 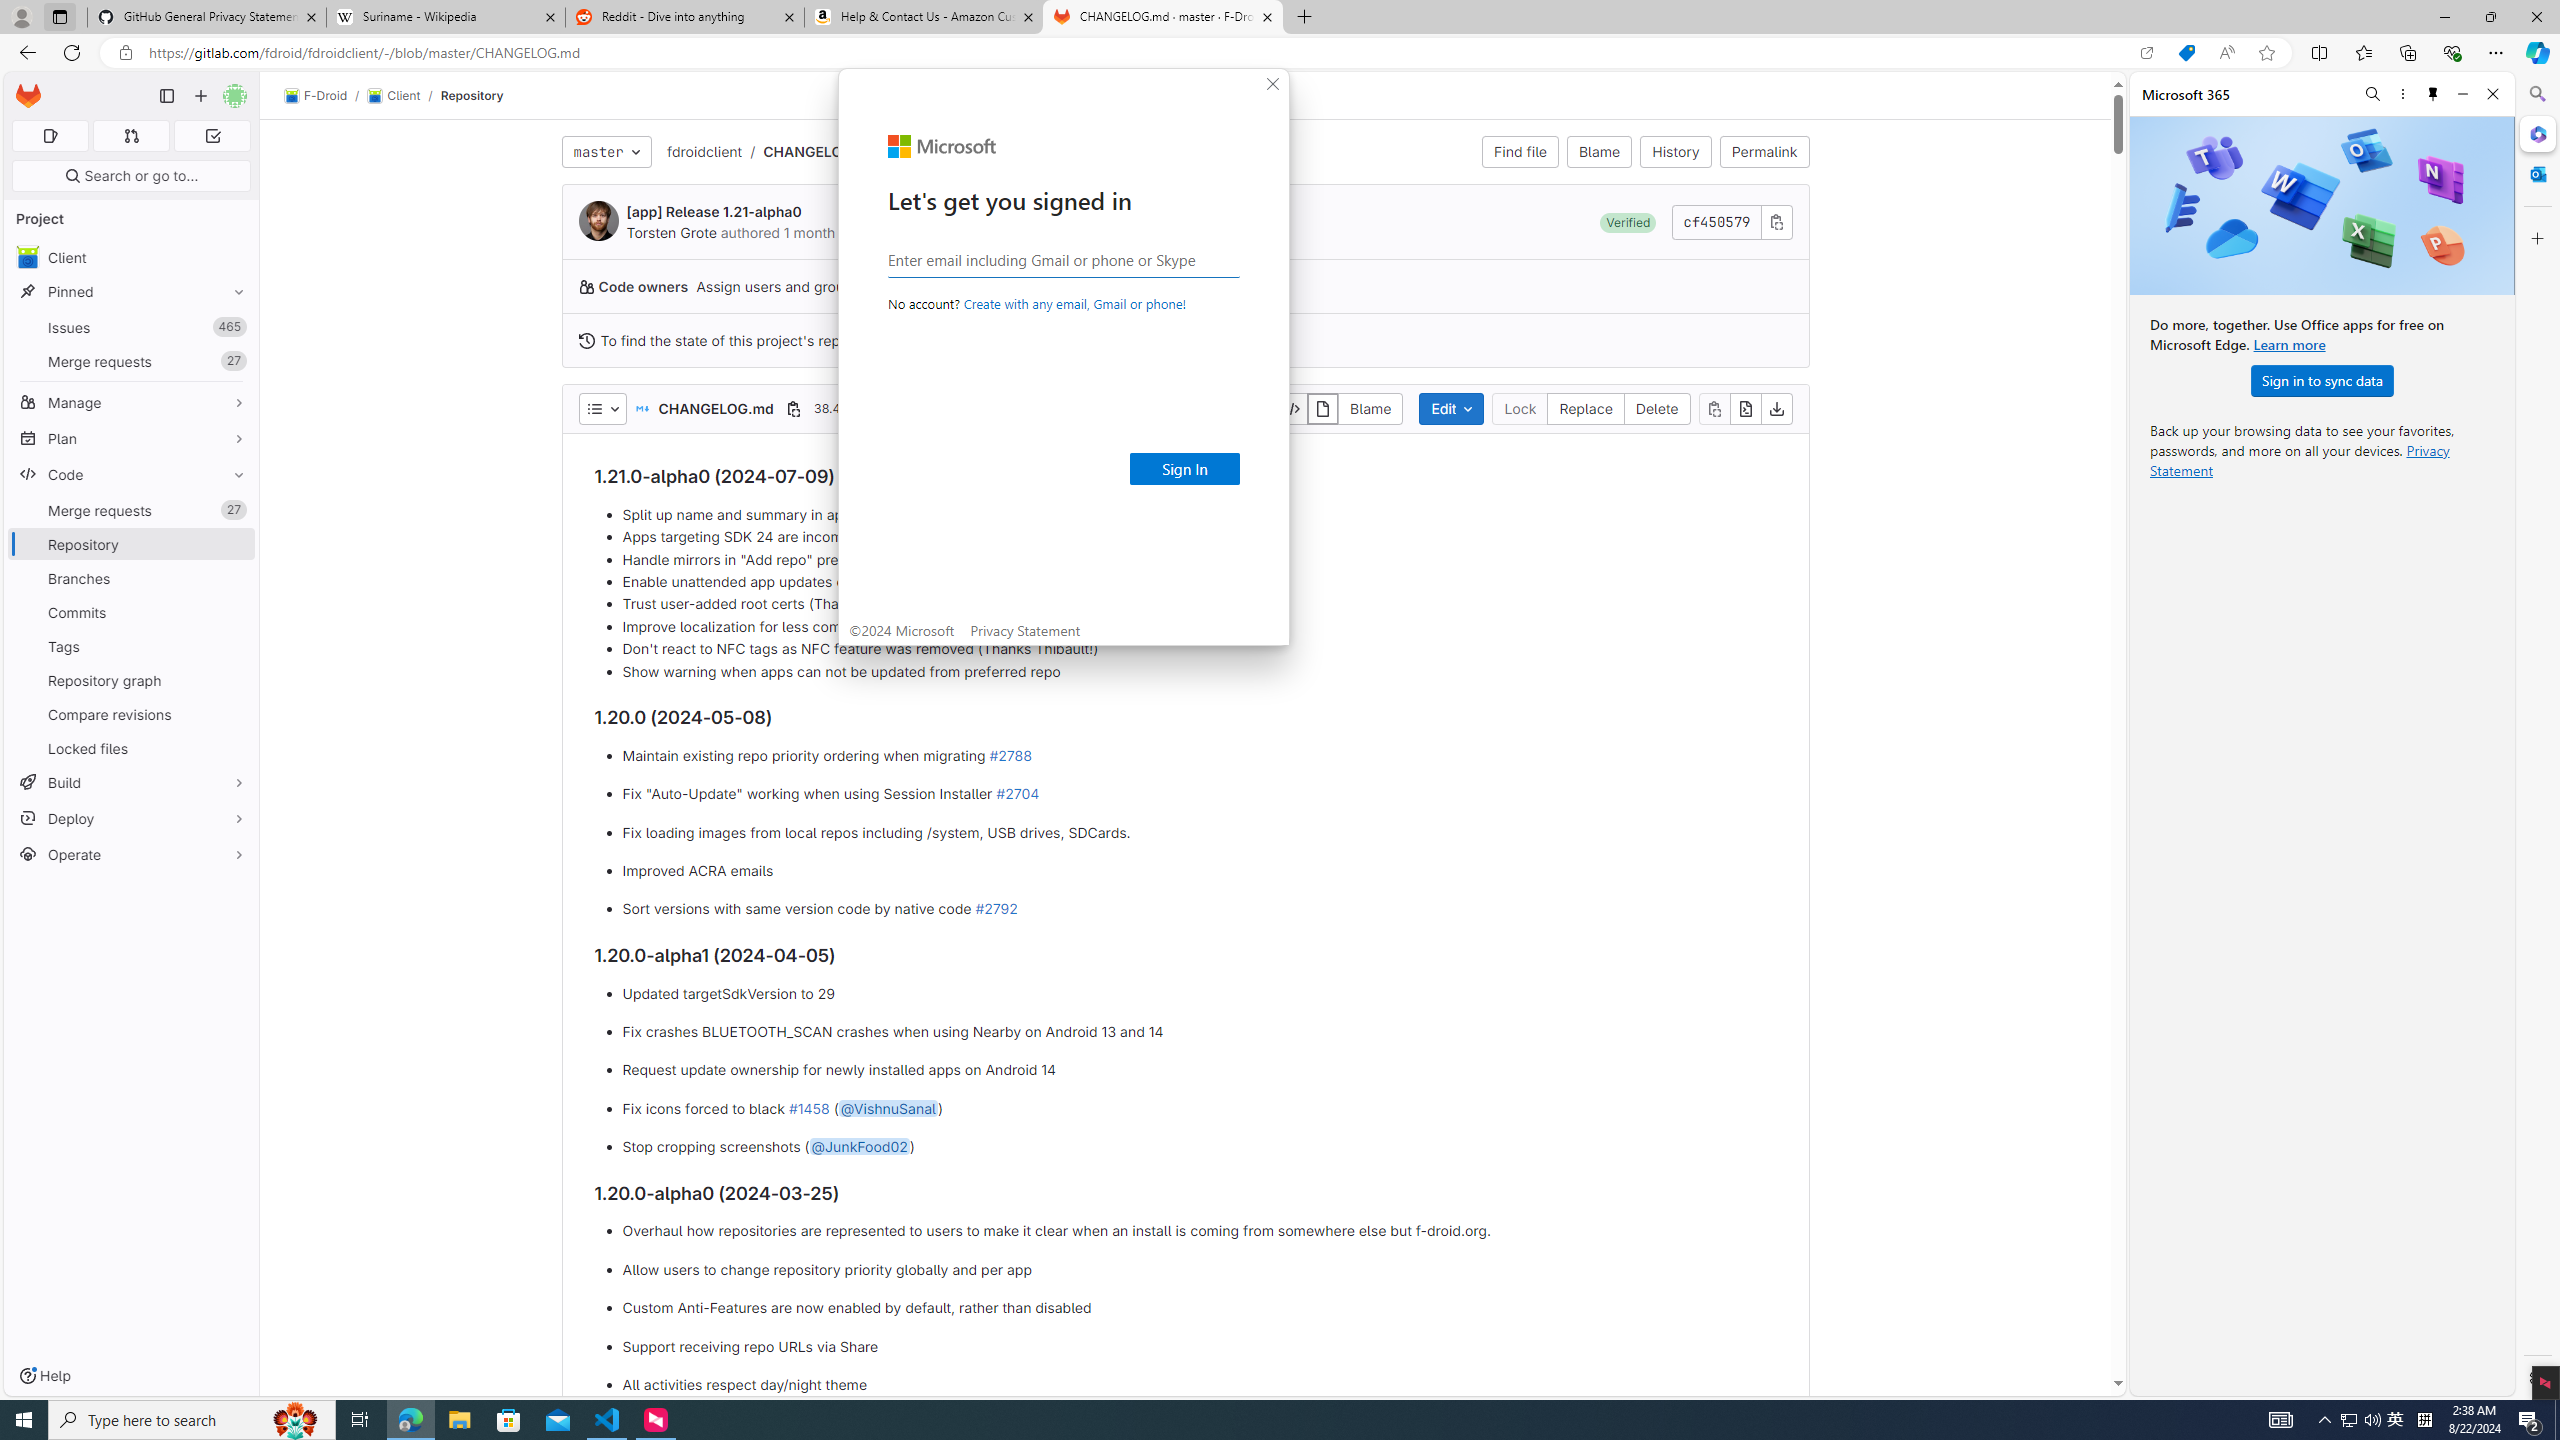 What do you see at coordinates (207, 16) in the screenshot?
I see `'GitHub General Privacy Statement - GitHub Docs'` at bounding box center [207, 16].